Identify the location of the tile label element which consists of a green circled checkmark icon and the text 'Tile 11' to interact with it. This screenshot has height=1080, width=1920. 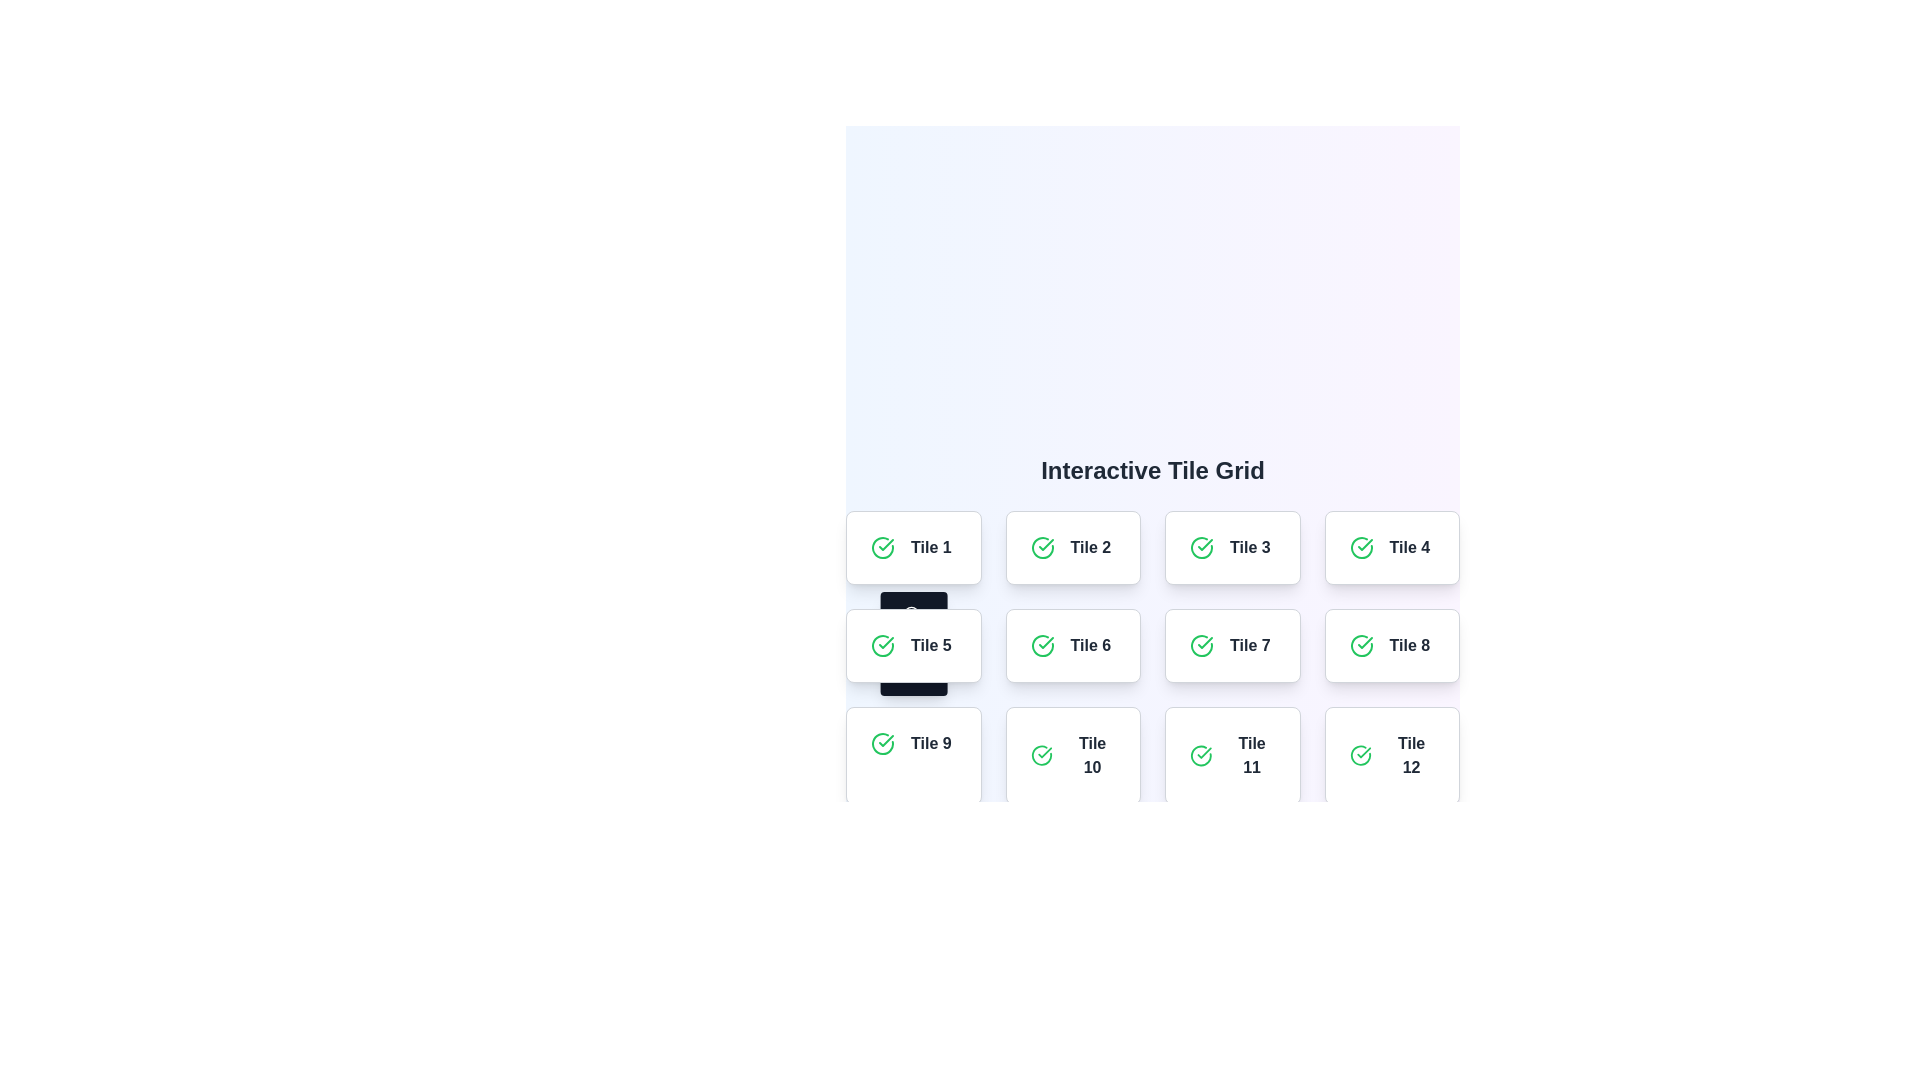
(1231, 756).